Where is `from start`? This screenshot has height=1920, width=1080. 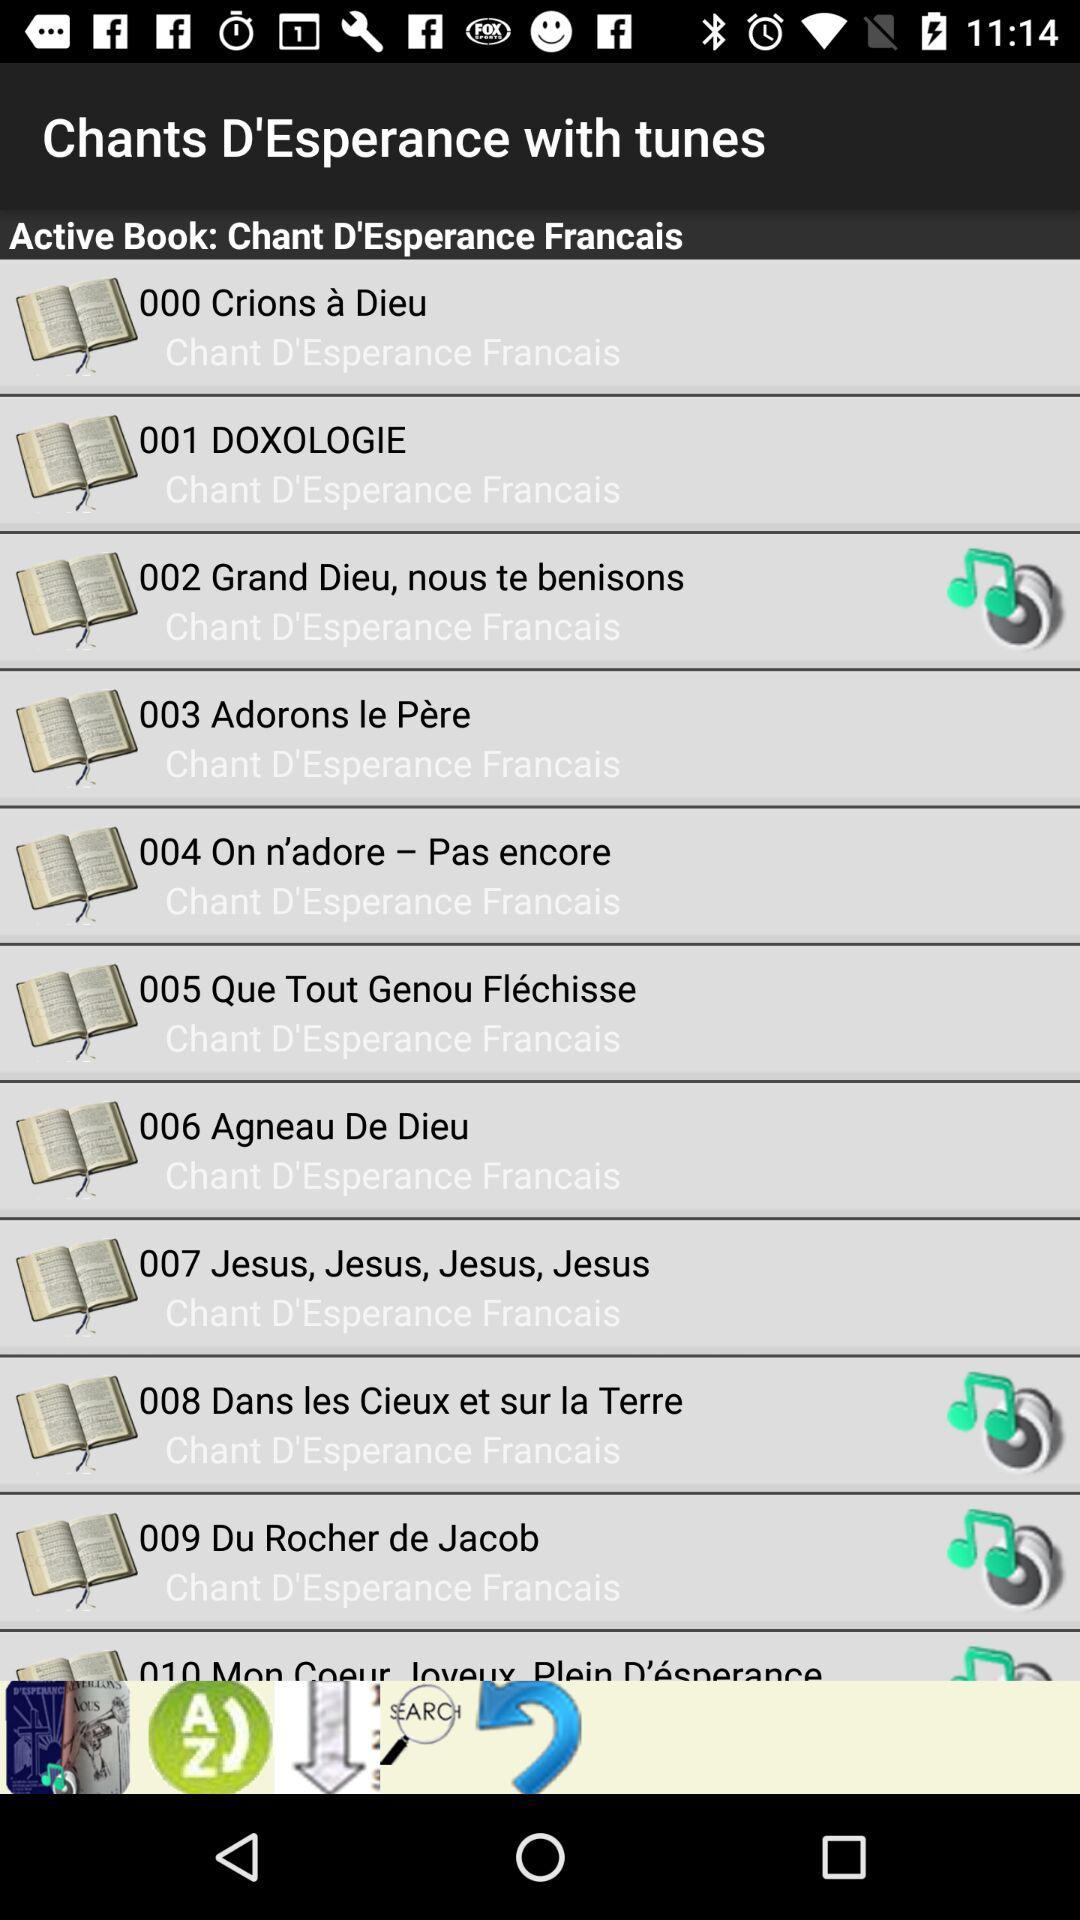 from start is located at coordinates (532, 1736).